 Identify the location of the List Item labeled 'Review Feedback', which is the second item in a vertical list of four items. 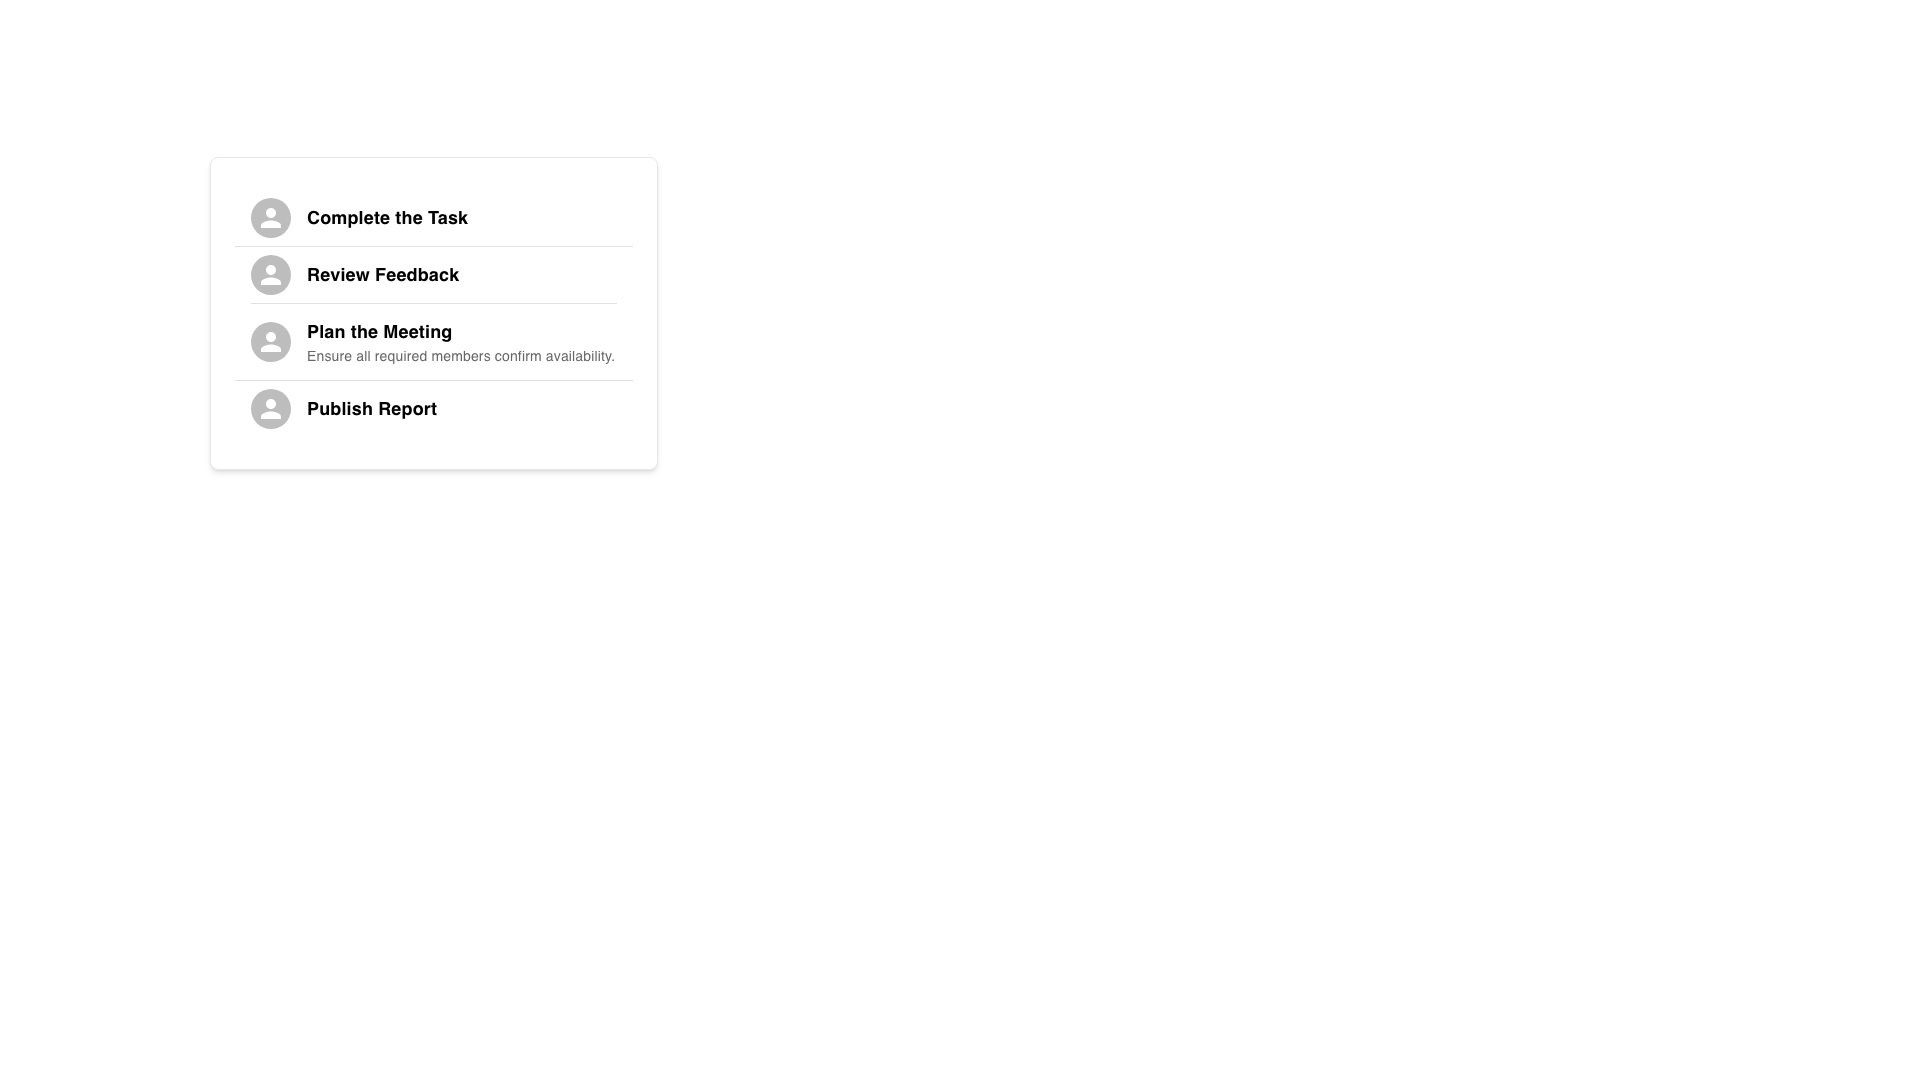
(432, 274).